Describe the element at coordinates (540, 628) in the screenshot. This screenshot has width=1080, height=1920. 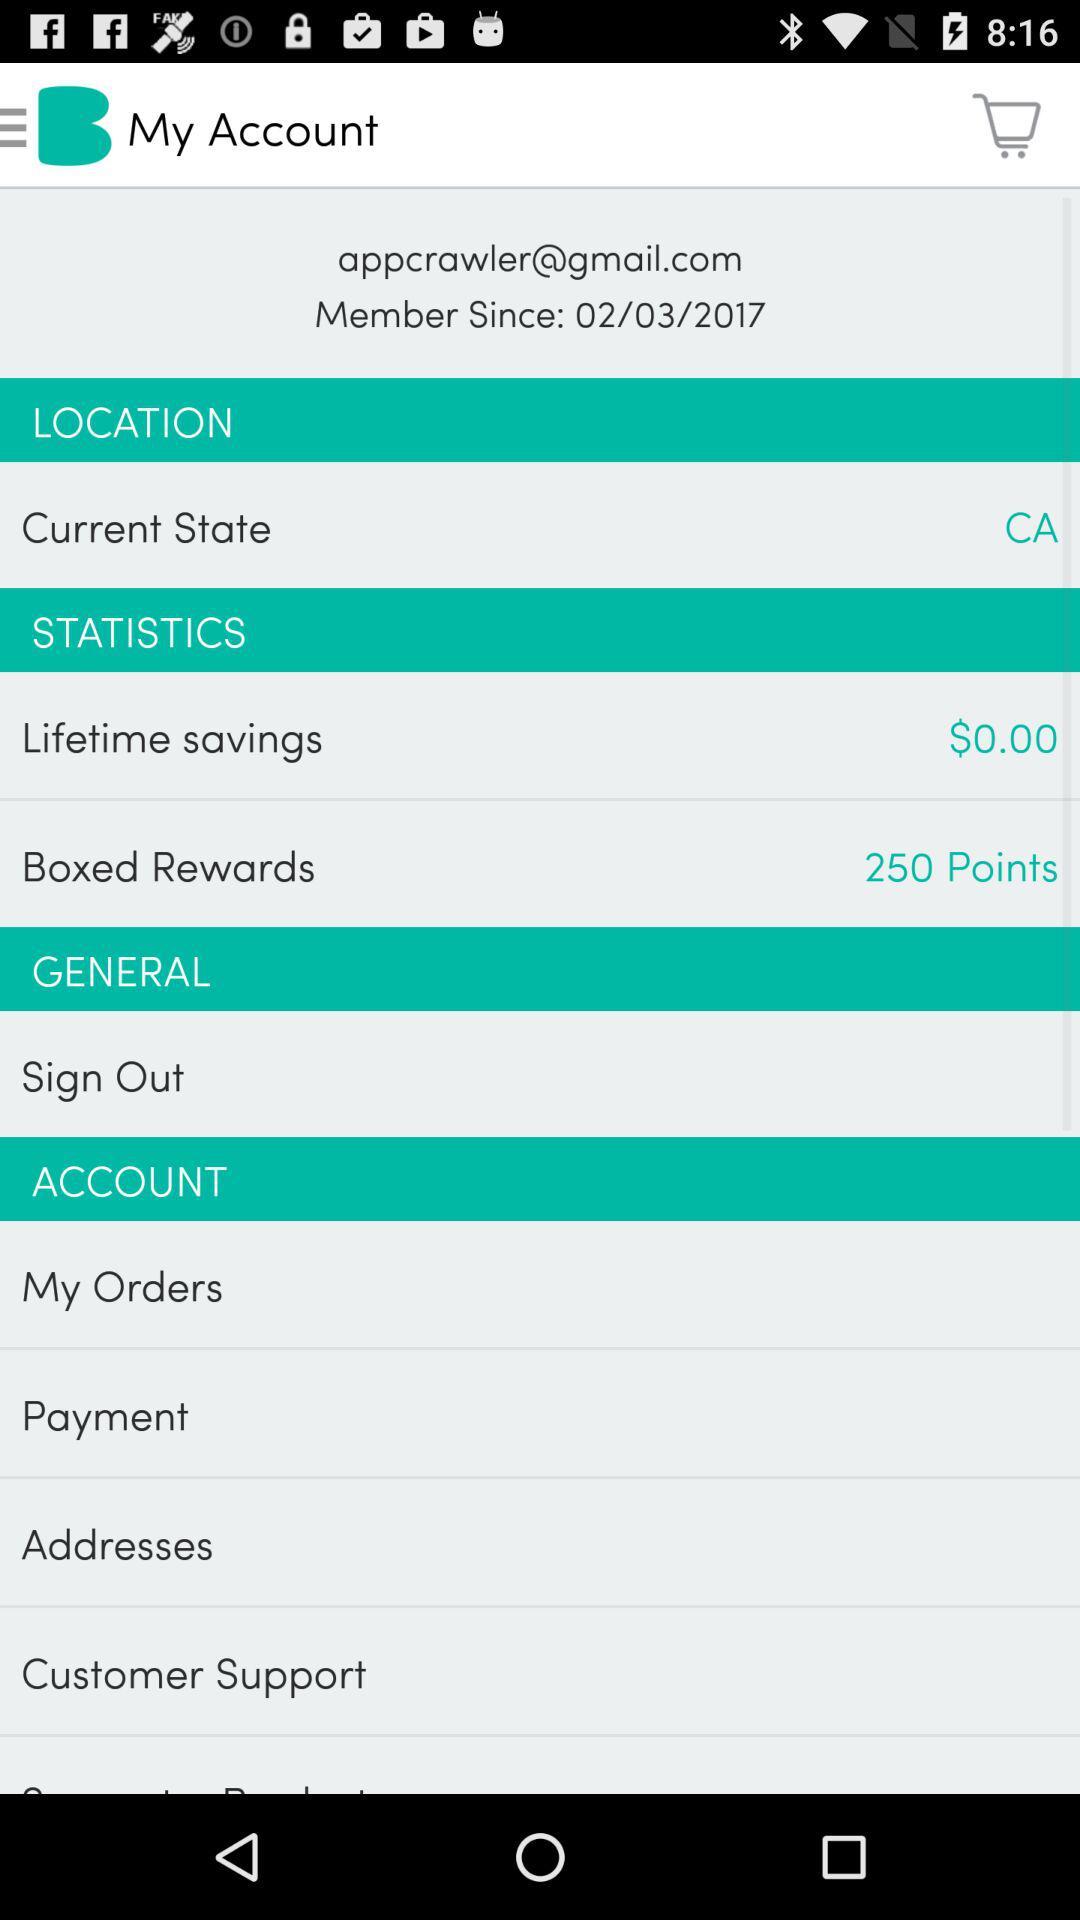
I see `the app below the current state app` at that location.